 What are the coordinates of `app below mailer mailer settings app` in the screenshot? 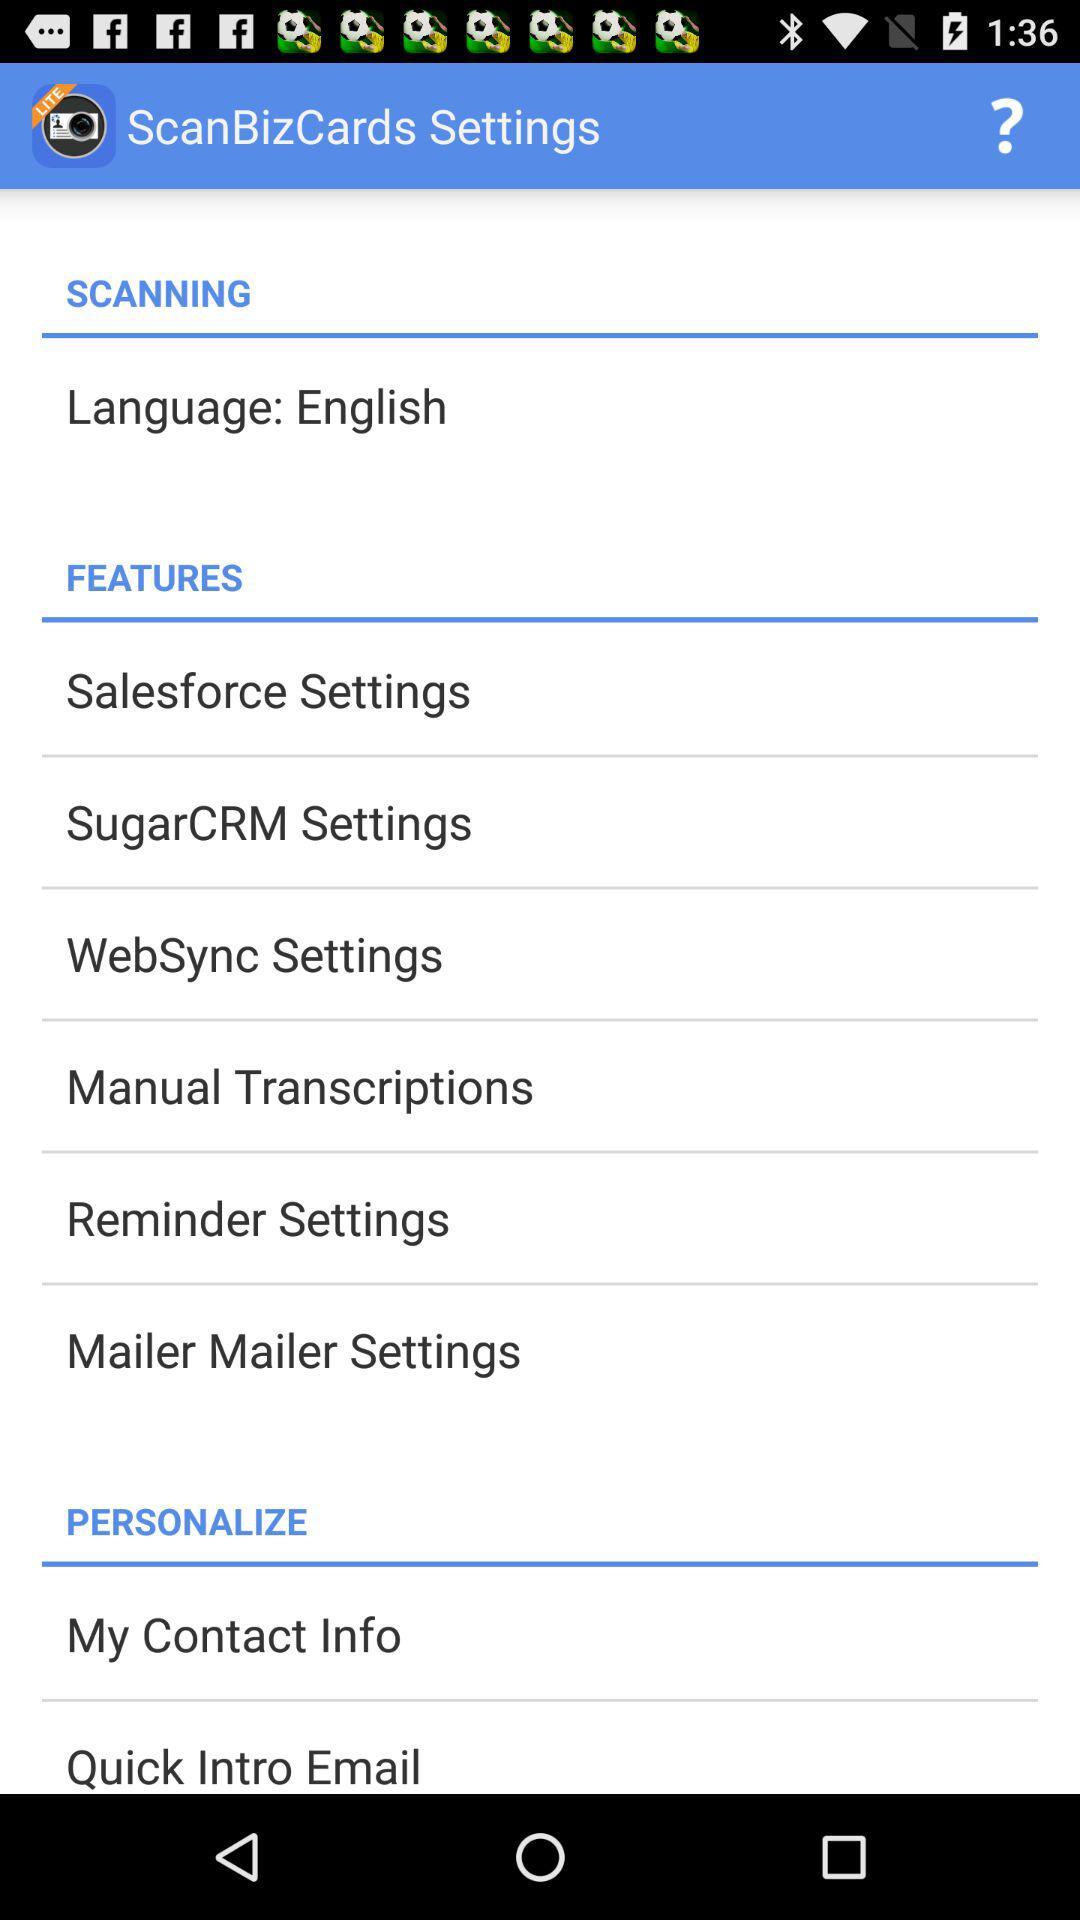 It's located at (551, 1520).